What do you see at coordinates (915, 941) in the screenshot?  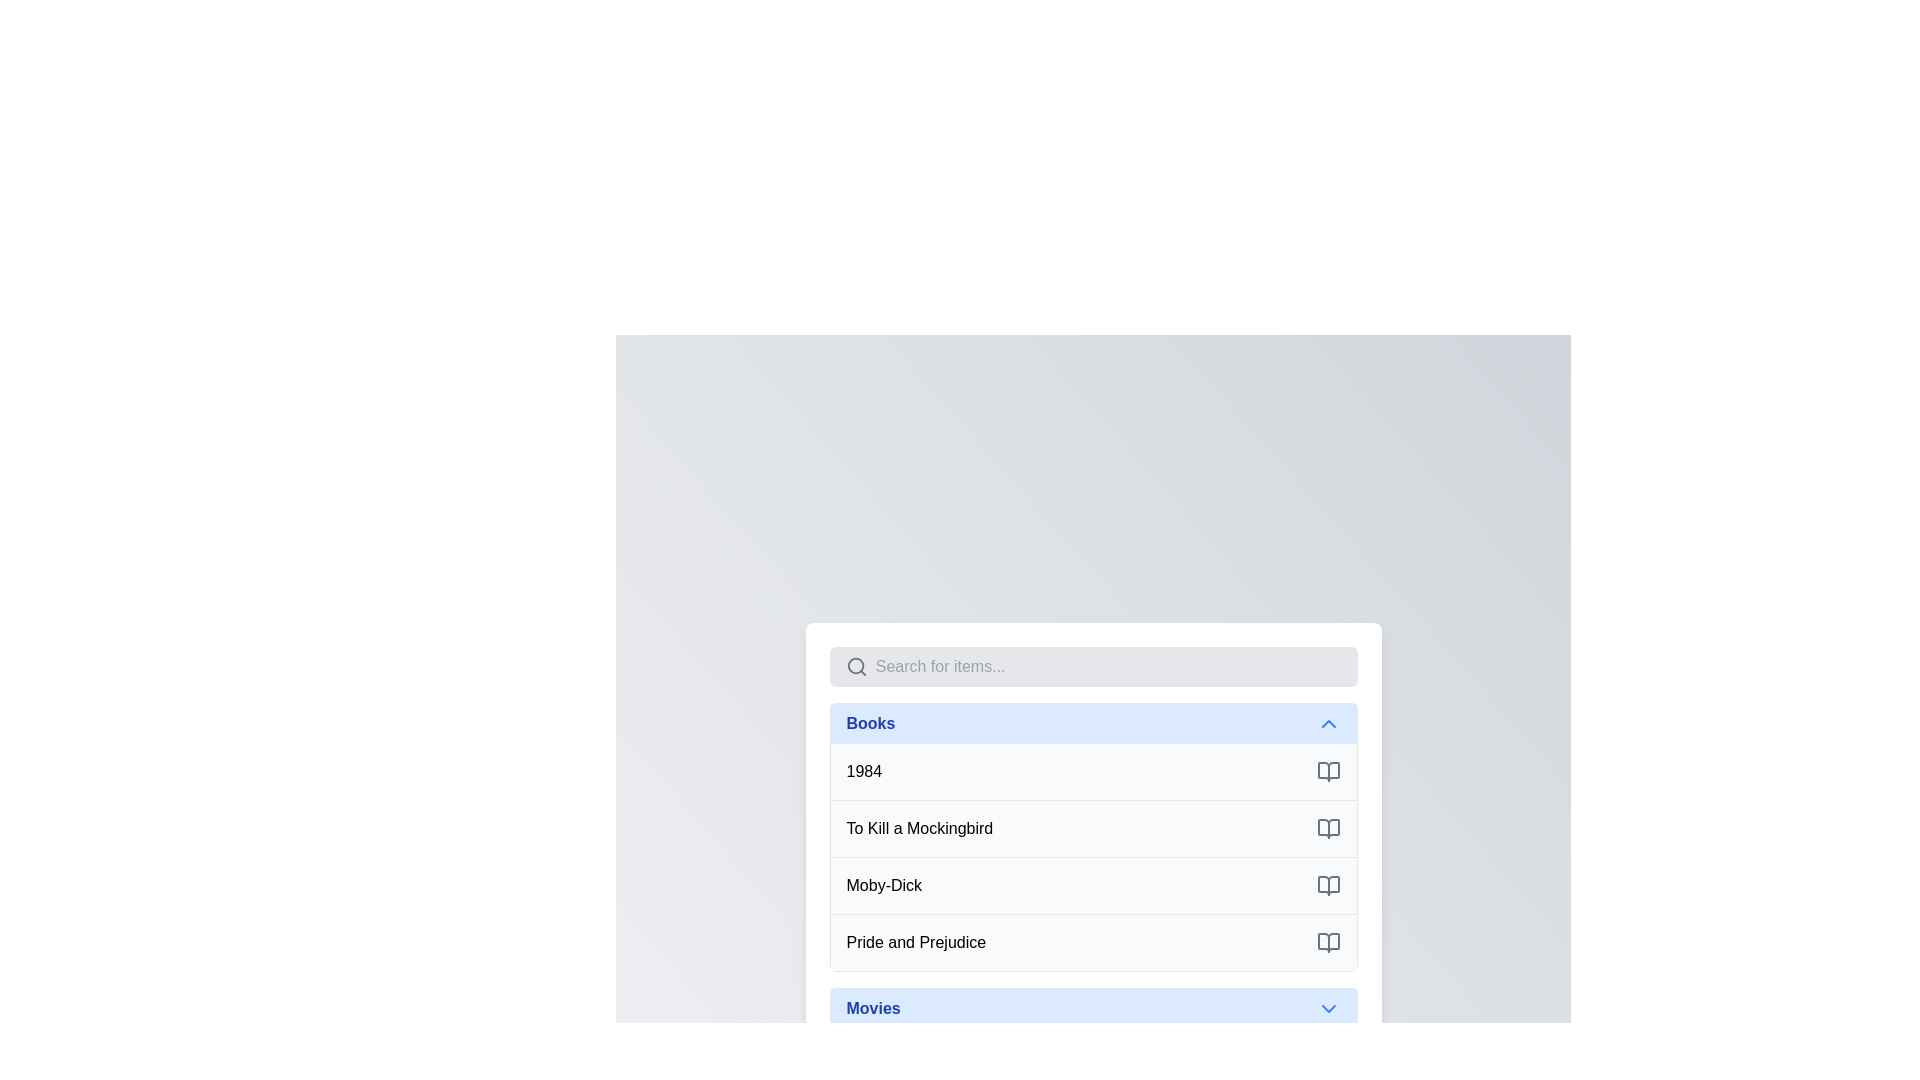 I see `the text label displaying 'Pride and Prejudice' located in the fourth position under the 'Books' section` at bounding box center [915, 941].